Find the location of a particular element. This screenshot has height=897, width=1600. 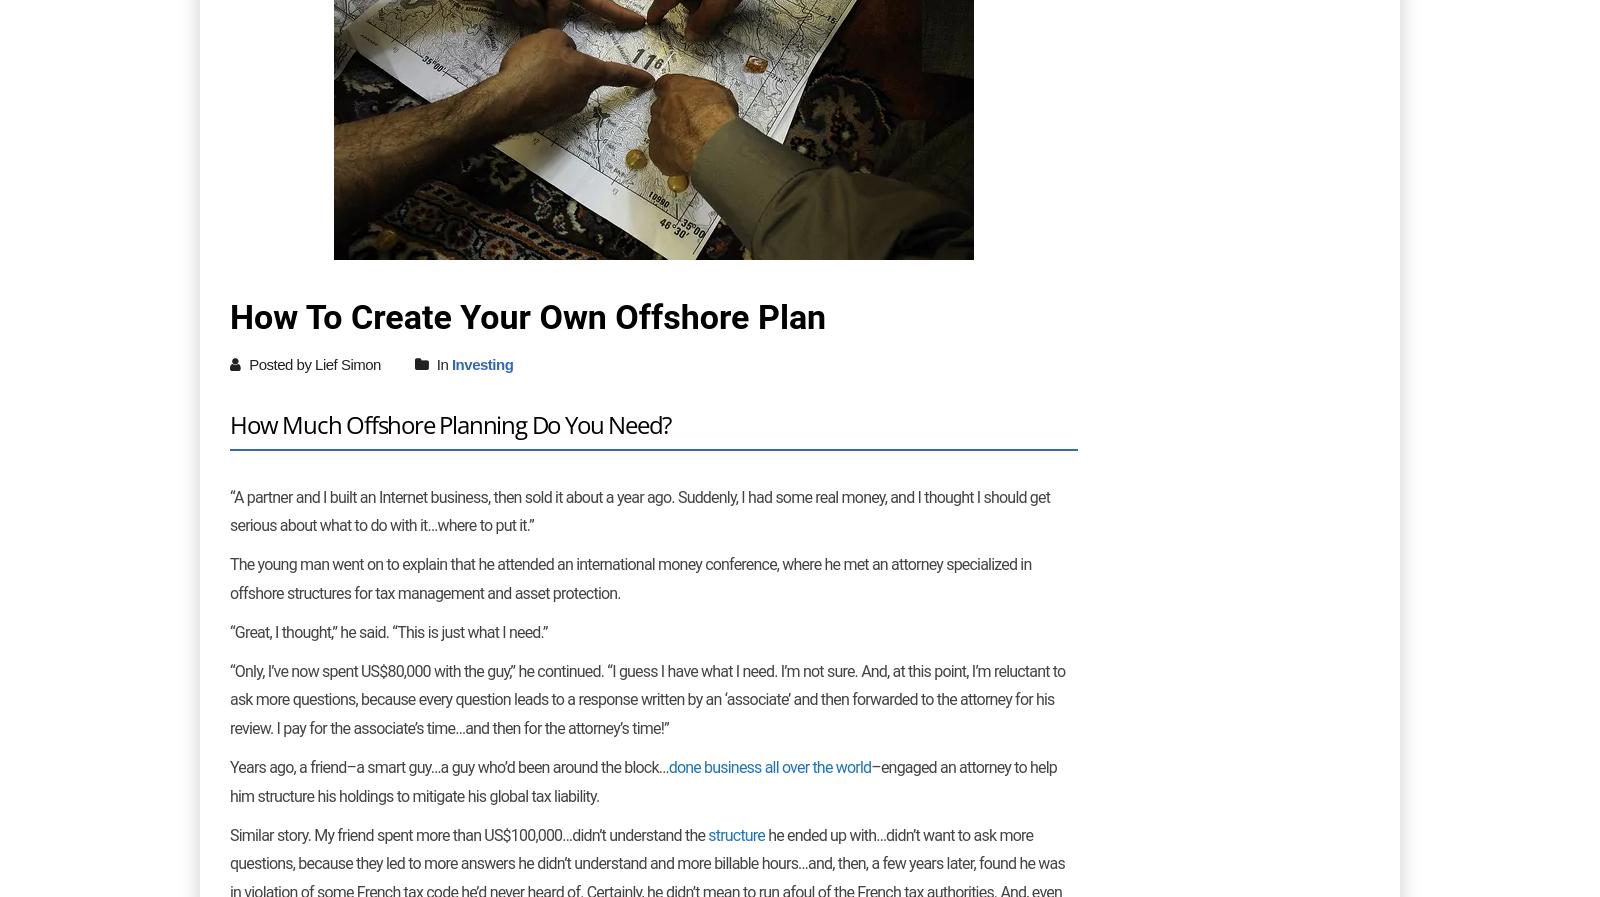

'–engaged an attorney to help him structure his holdings to' is located at coordinates (643, 781).